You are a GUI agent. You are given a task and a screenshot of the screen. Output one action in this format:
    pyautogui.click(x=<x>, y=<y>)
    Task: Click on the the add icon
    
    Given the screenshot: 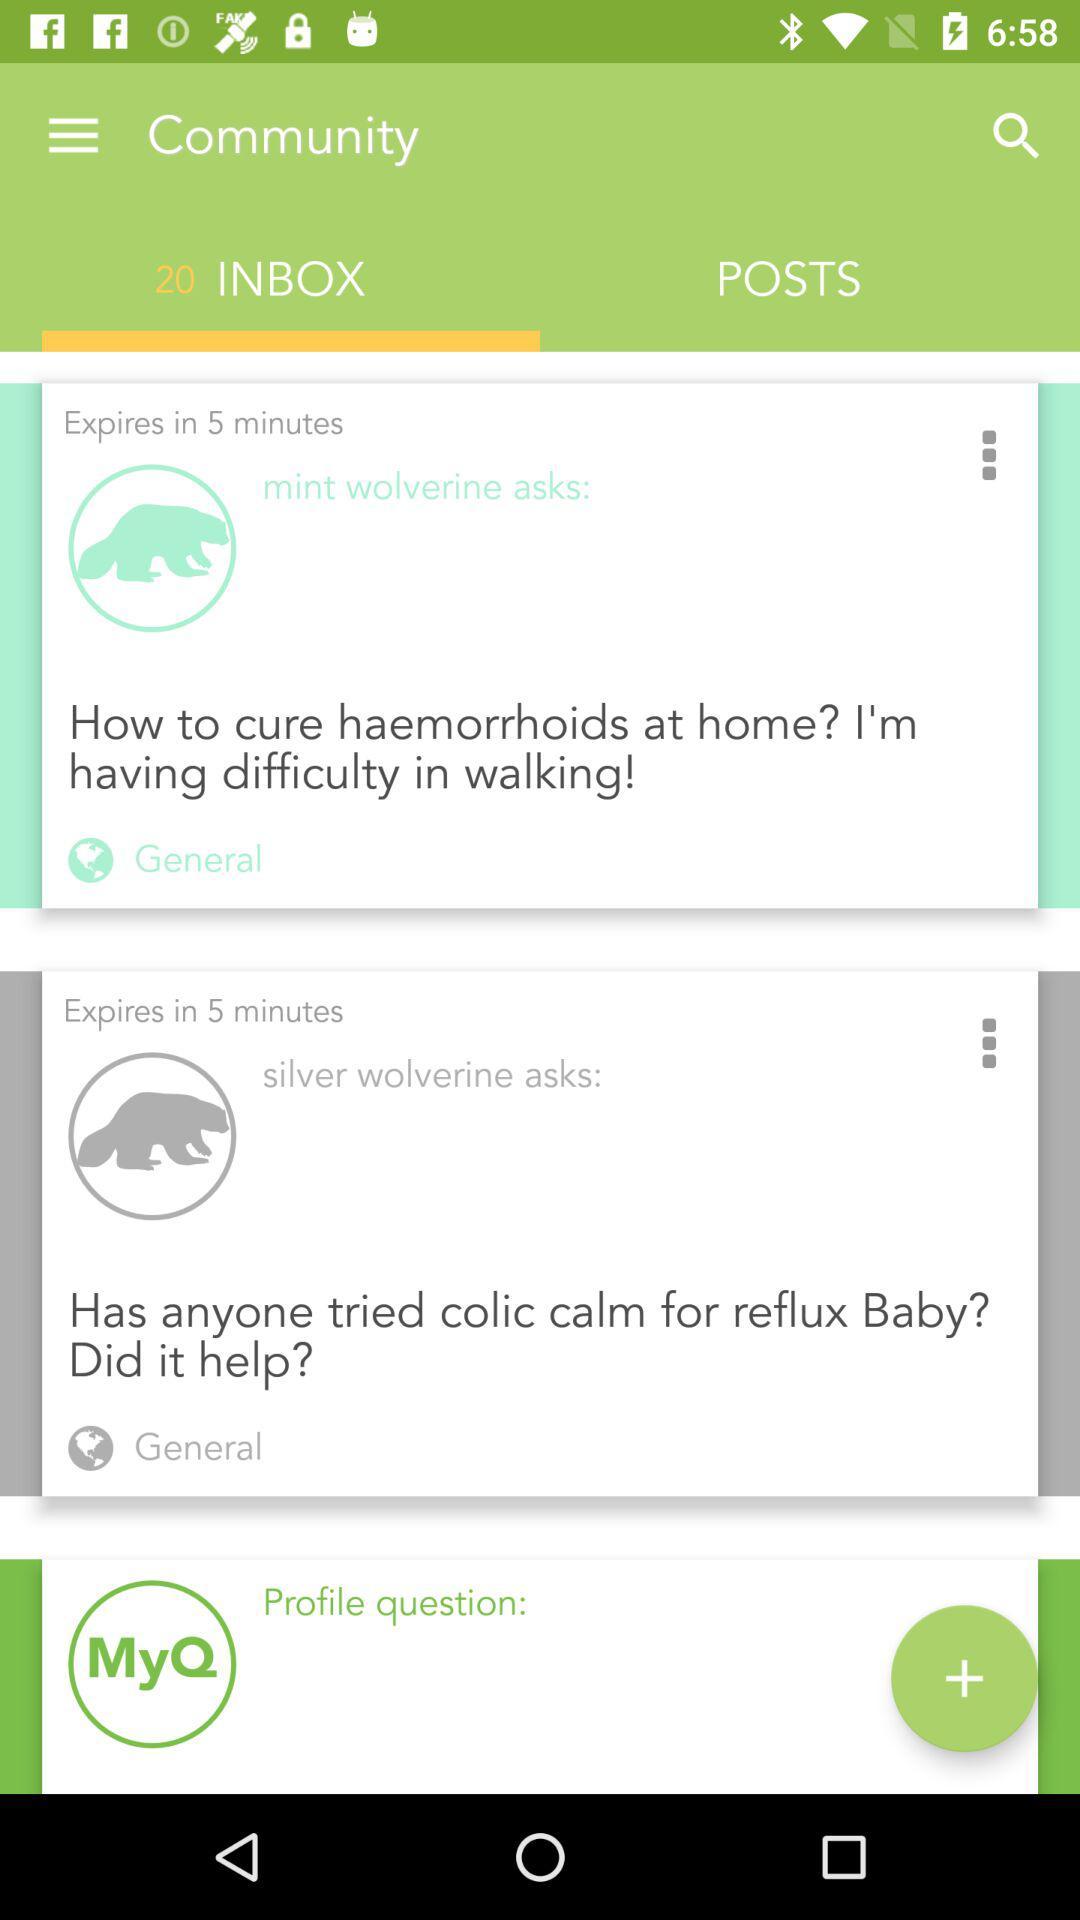 What is the action you would take?
    pyautogui.click(x=963, y=1678)
    